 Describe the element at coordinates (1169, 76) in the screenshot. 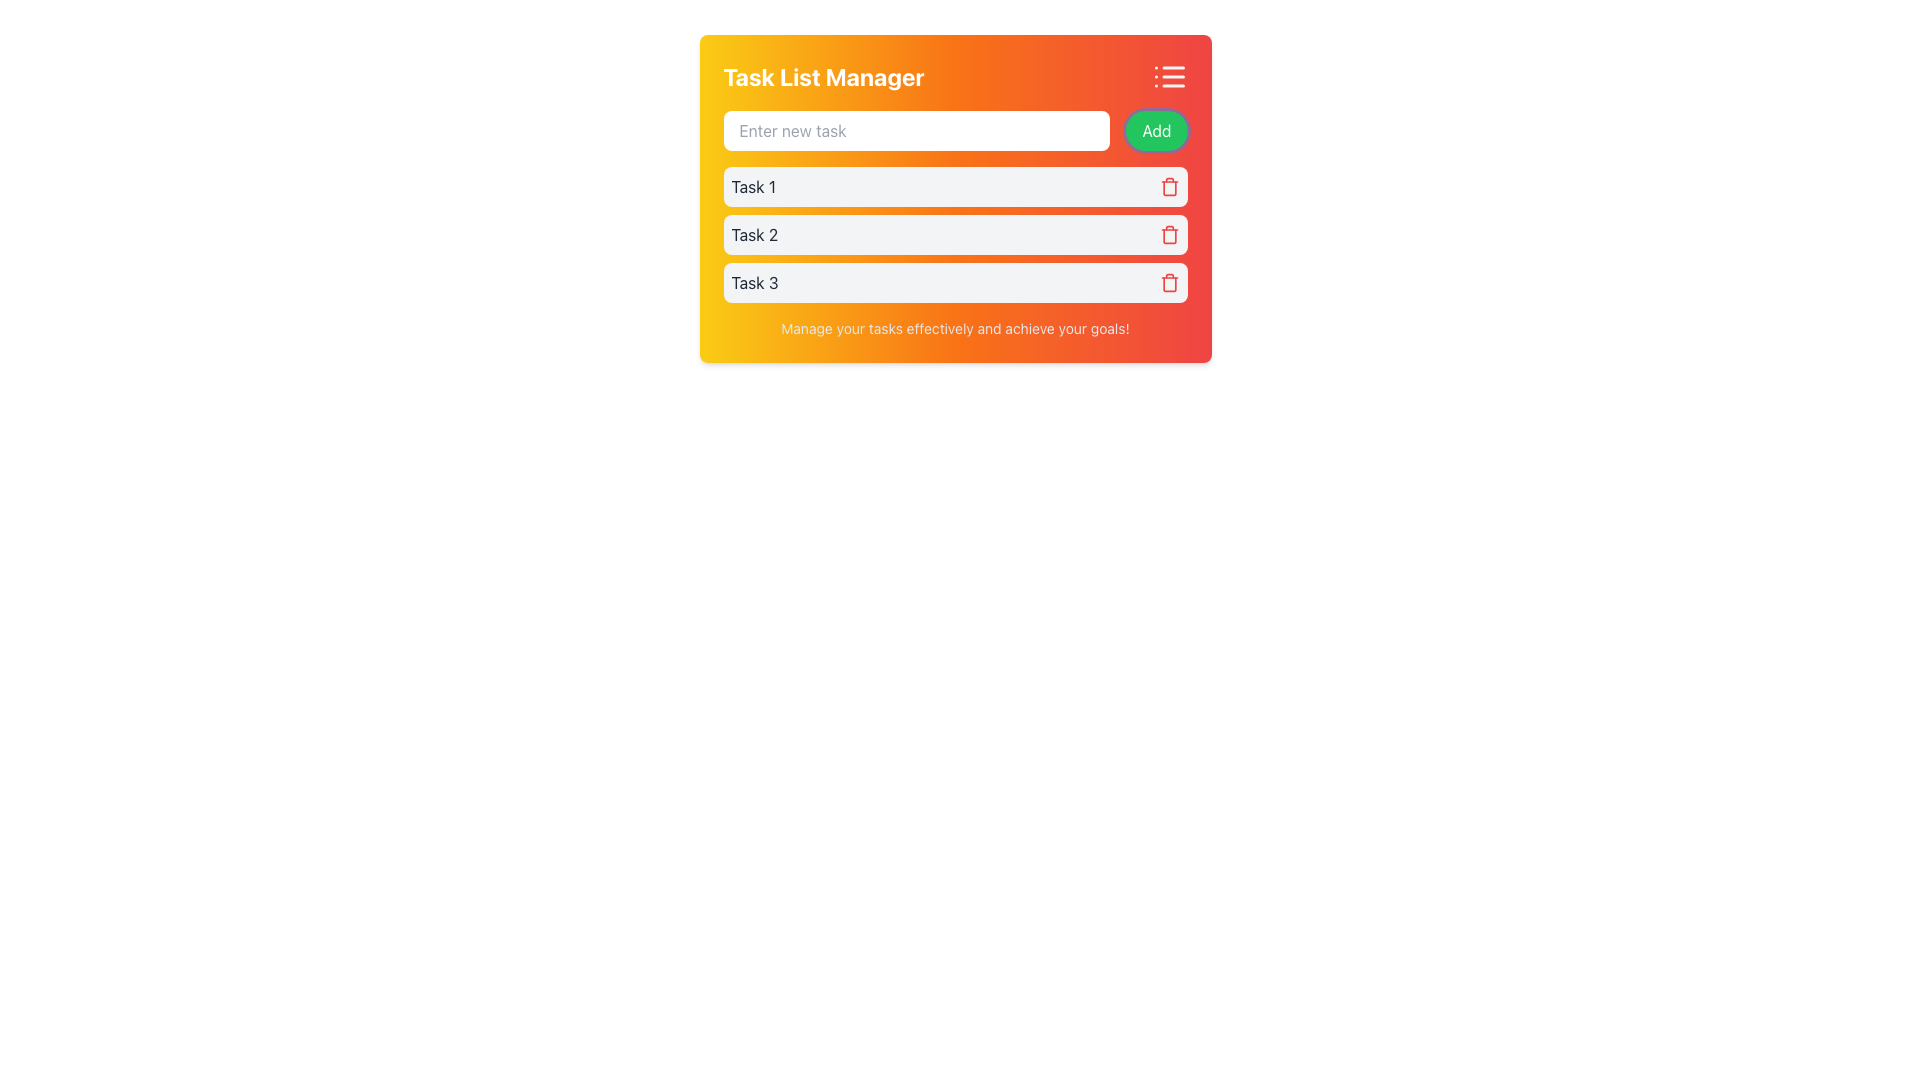

I see `the menu icon located to the far right of the header next to the 'Task List Manager' title` at that location.